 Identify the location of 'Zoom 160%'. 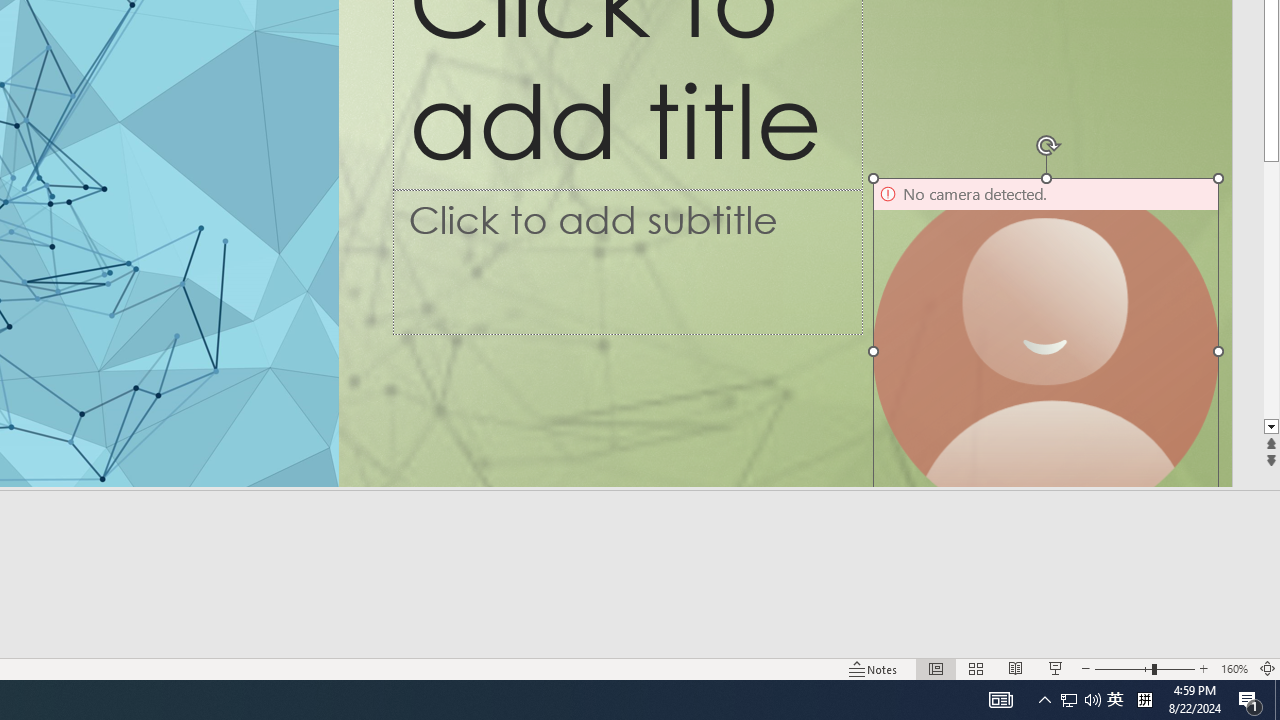
(1233, 669).